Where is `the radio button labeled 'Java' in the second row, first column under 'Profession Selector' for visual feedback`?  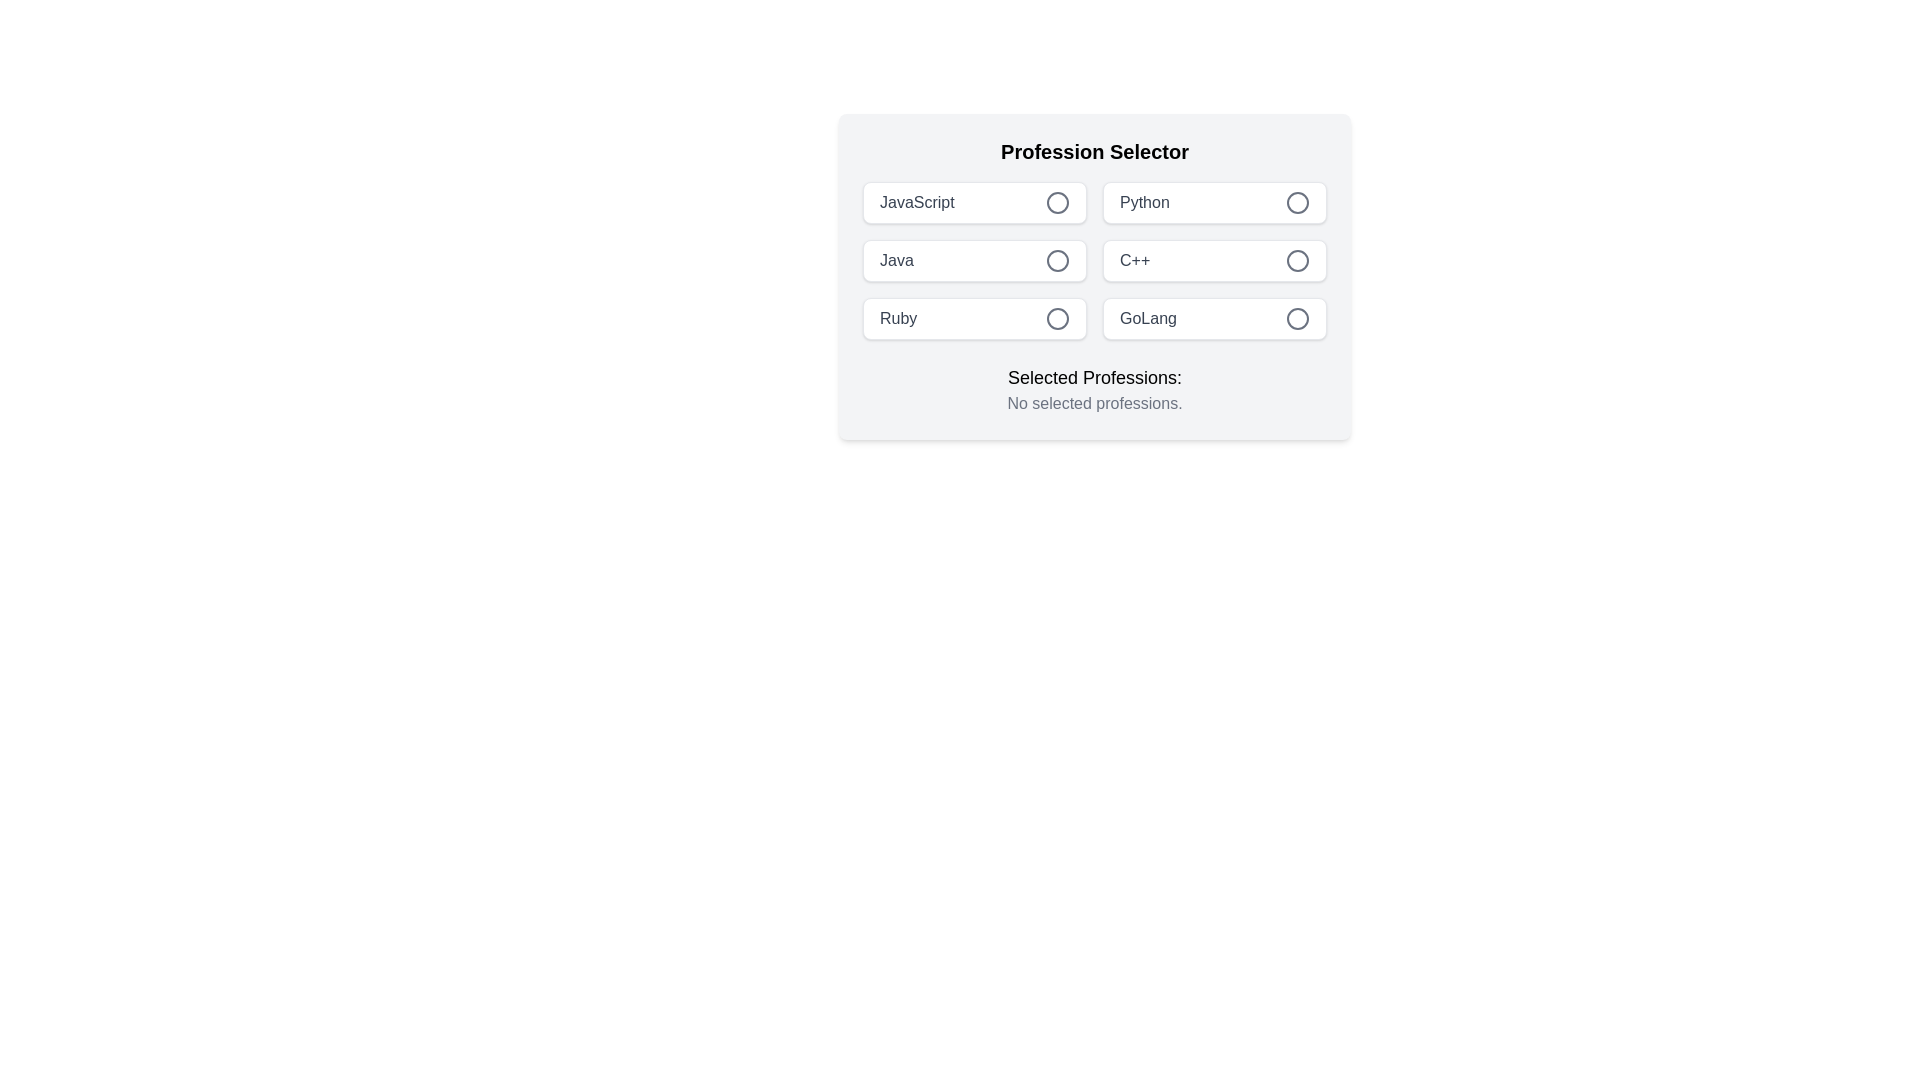
the radio button labeled 'Java' in the second row, first column under 'Profession Selector' for visual feedback is located at coordinates (1056, 260).